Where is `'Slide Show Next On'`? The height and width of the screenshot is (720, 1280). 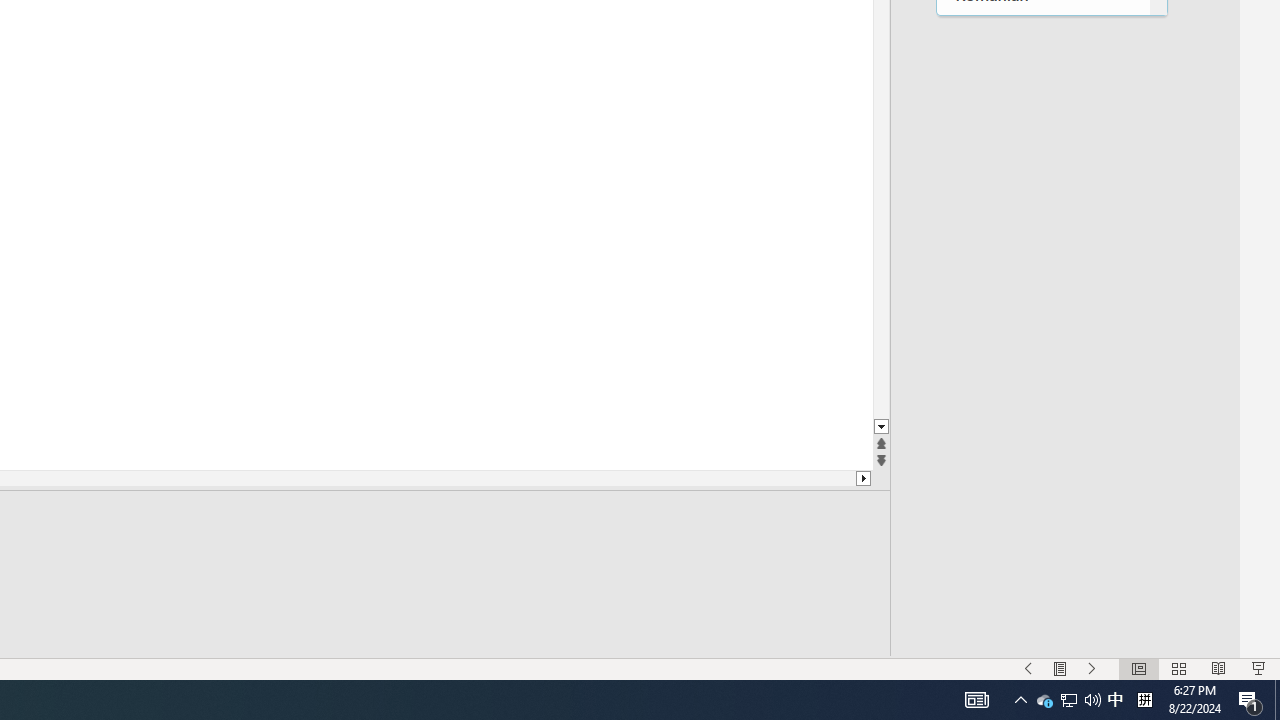 'Slide Show Next On' is located at coordinates (1091, 669).